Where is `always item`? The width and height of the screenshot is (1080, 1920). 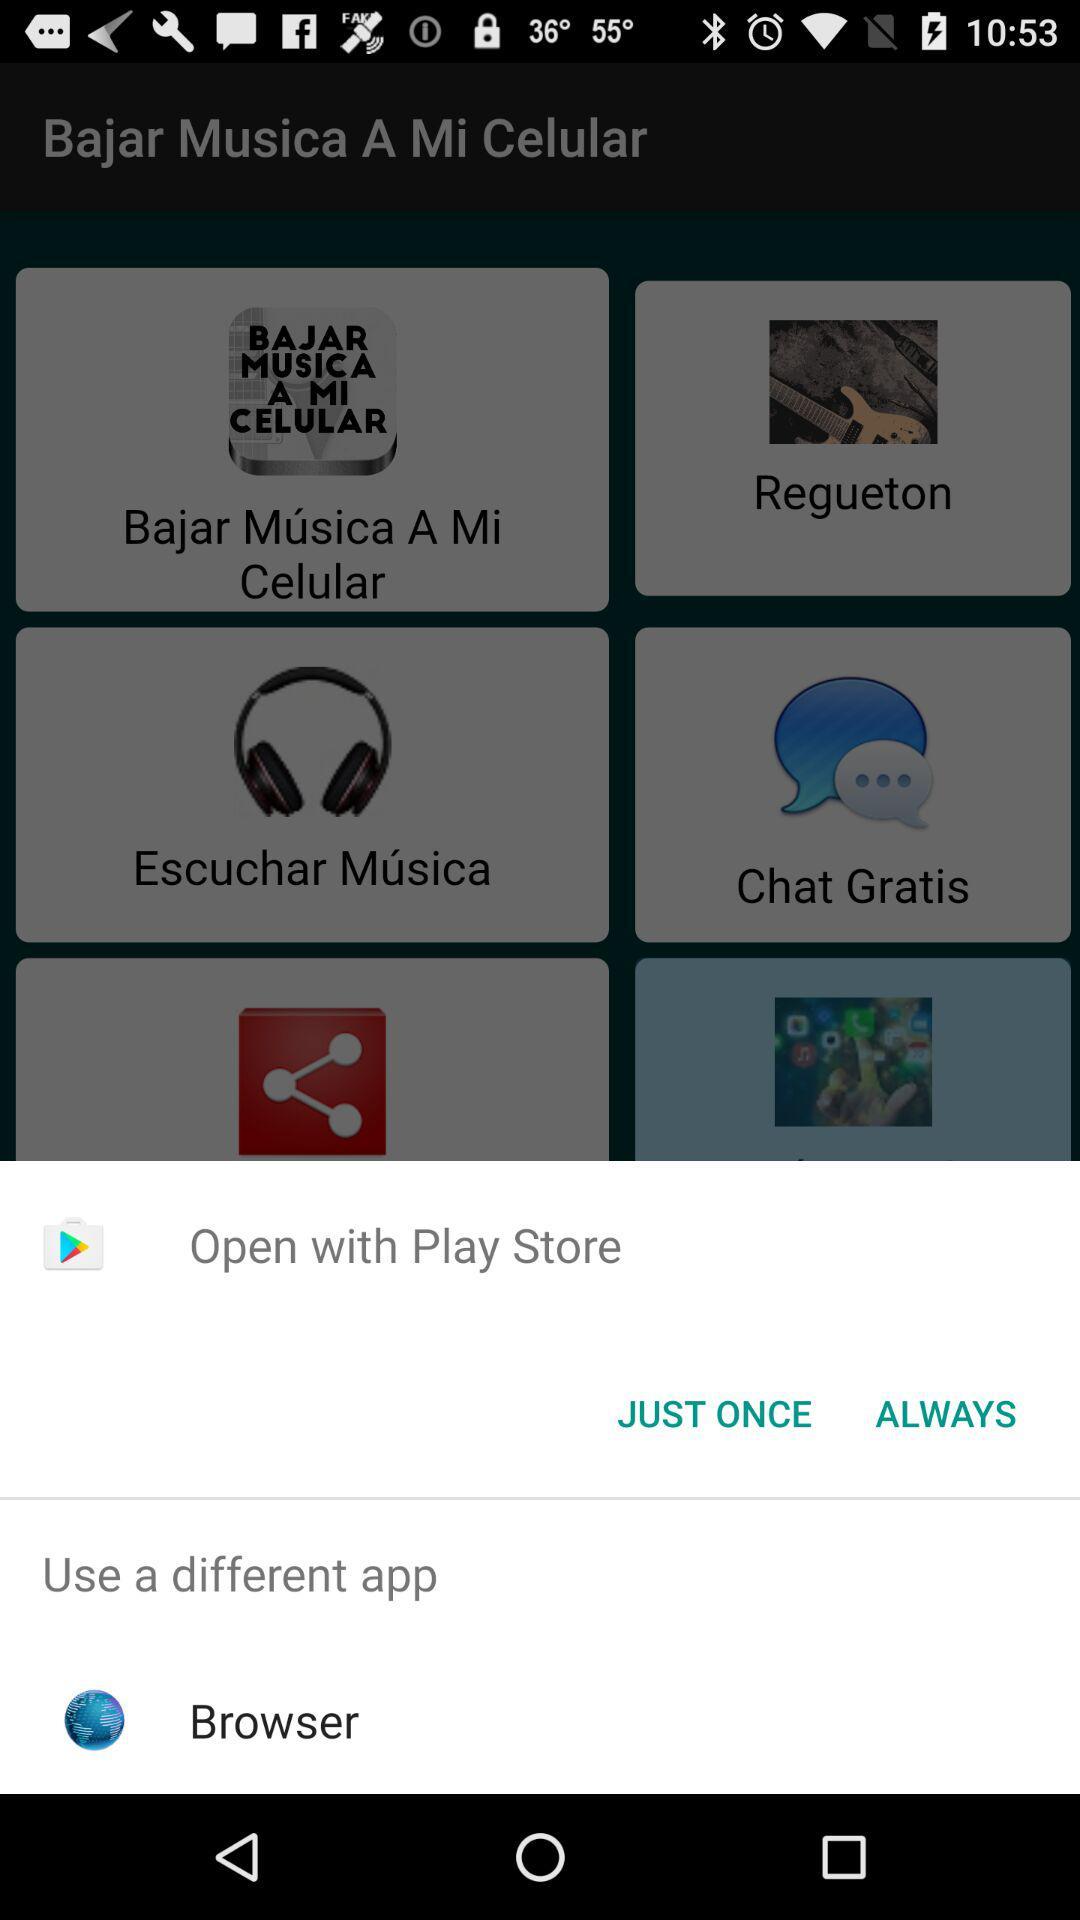
always item is located at coordinates (945, 1411).